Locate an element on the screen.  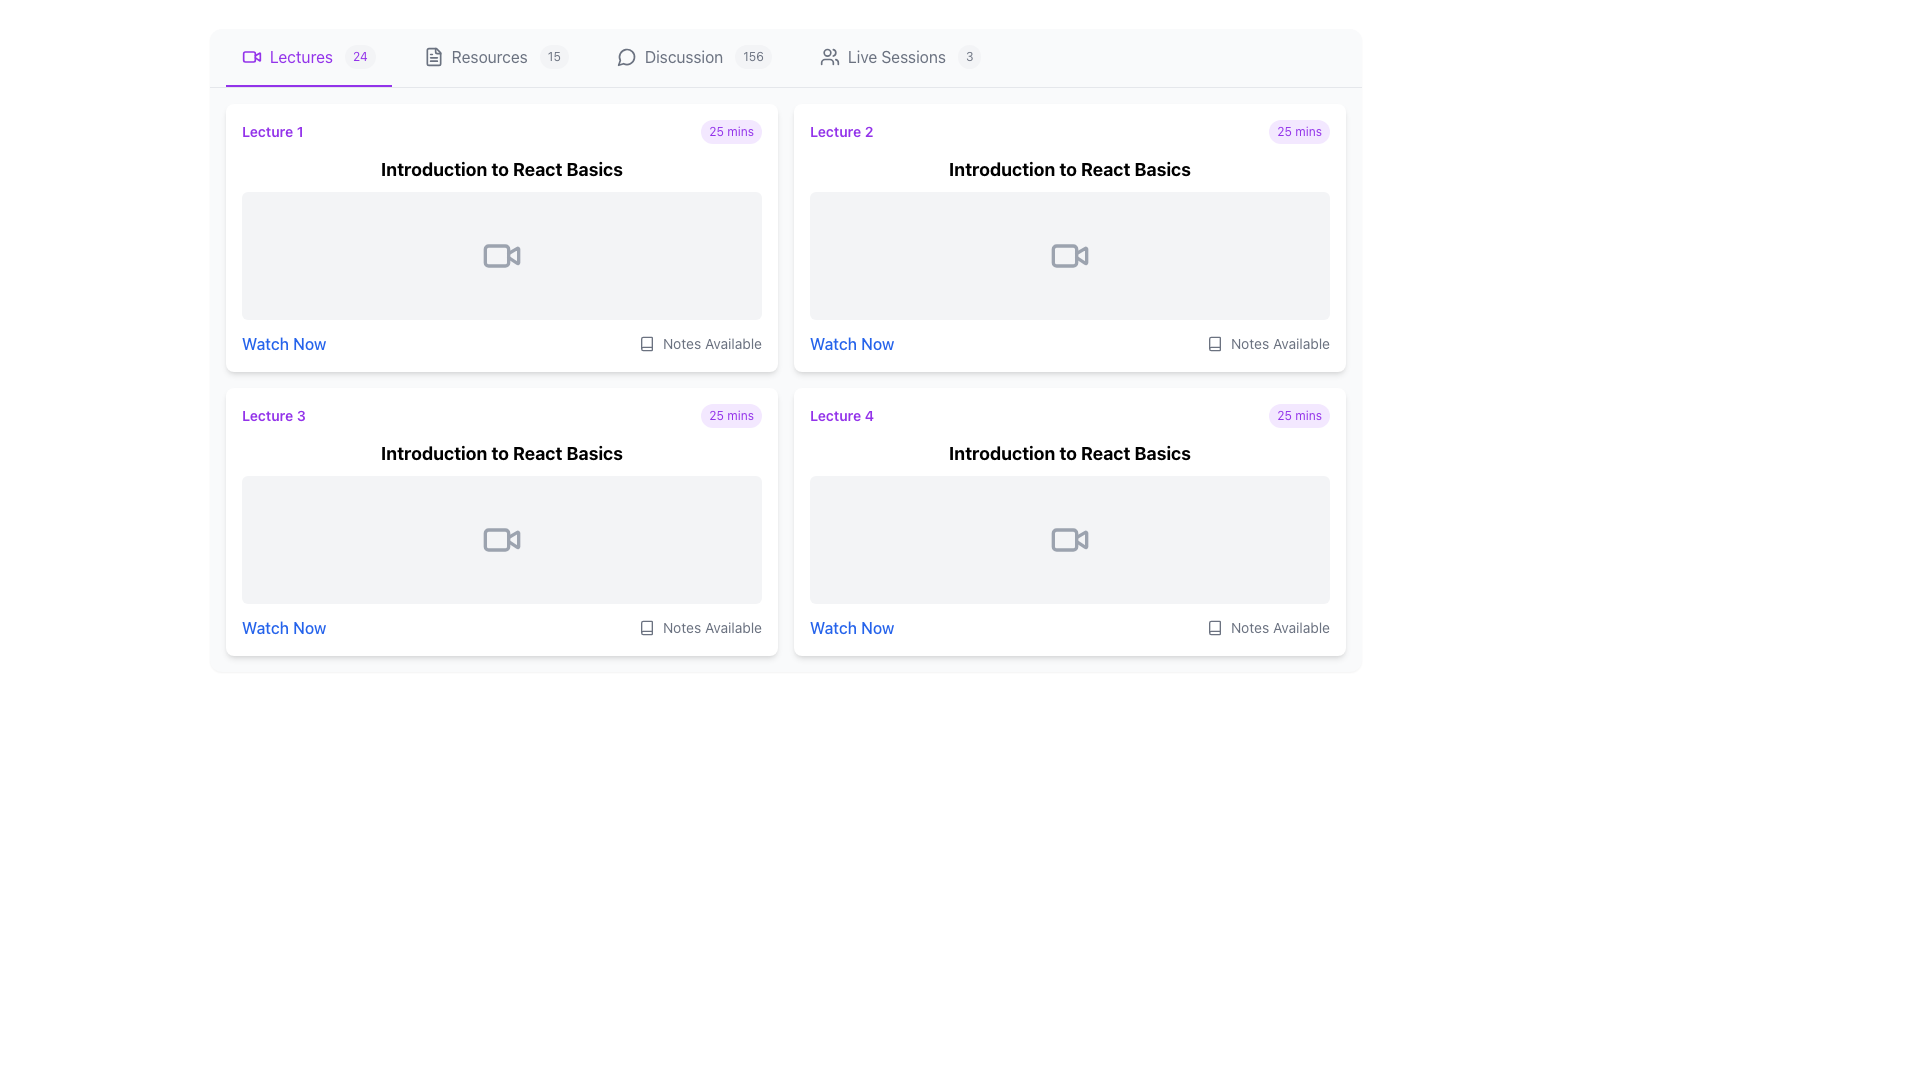
the gray filled rectangular SVG shape with rounded corners located in the left central part of the video icon representation for 'Lecture 3: Introduction to React Basics' is located at coordinates (497, 540).